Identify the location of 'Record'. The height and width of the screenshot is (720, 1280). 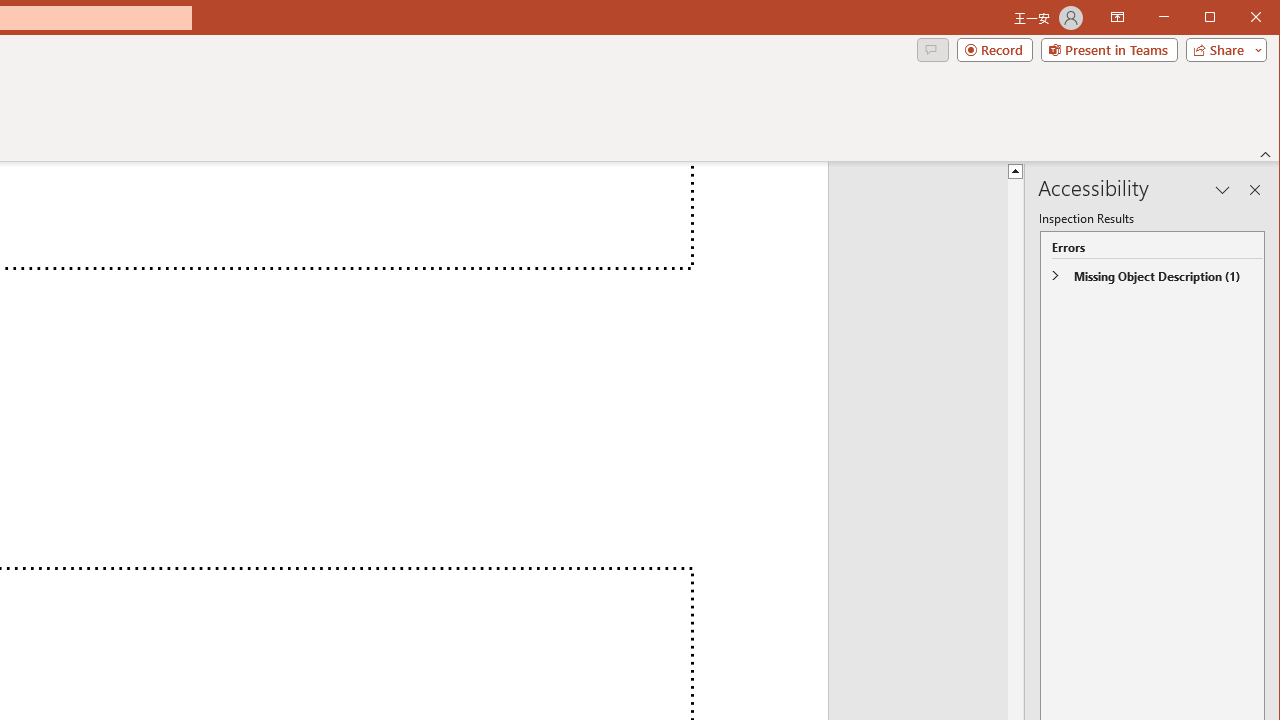
(995, 49).